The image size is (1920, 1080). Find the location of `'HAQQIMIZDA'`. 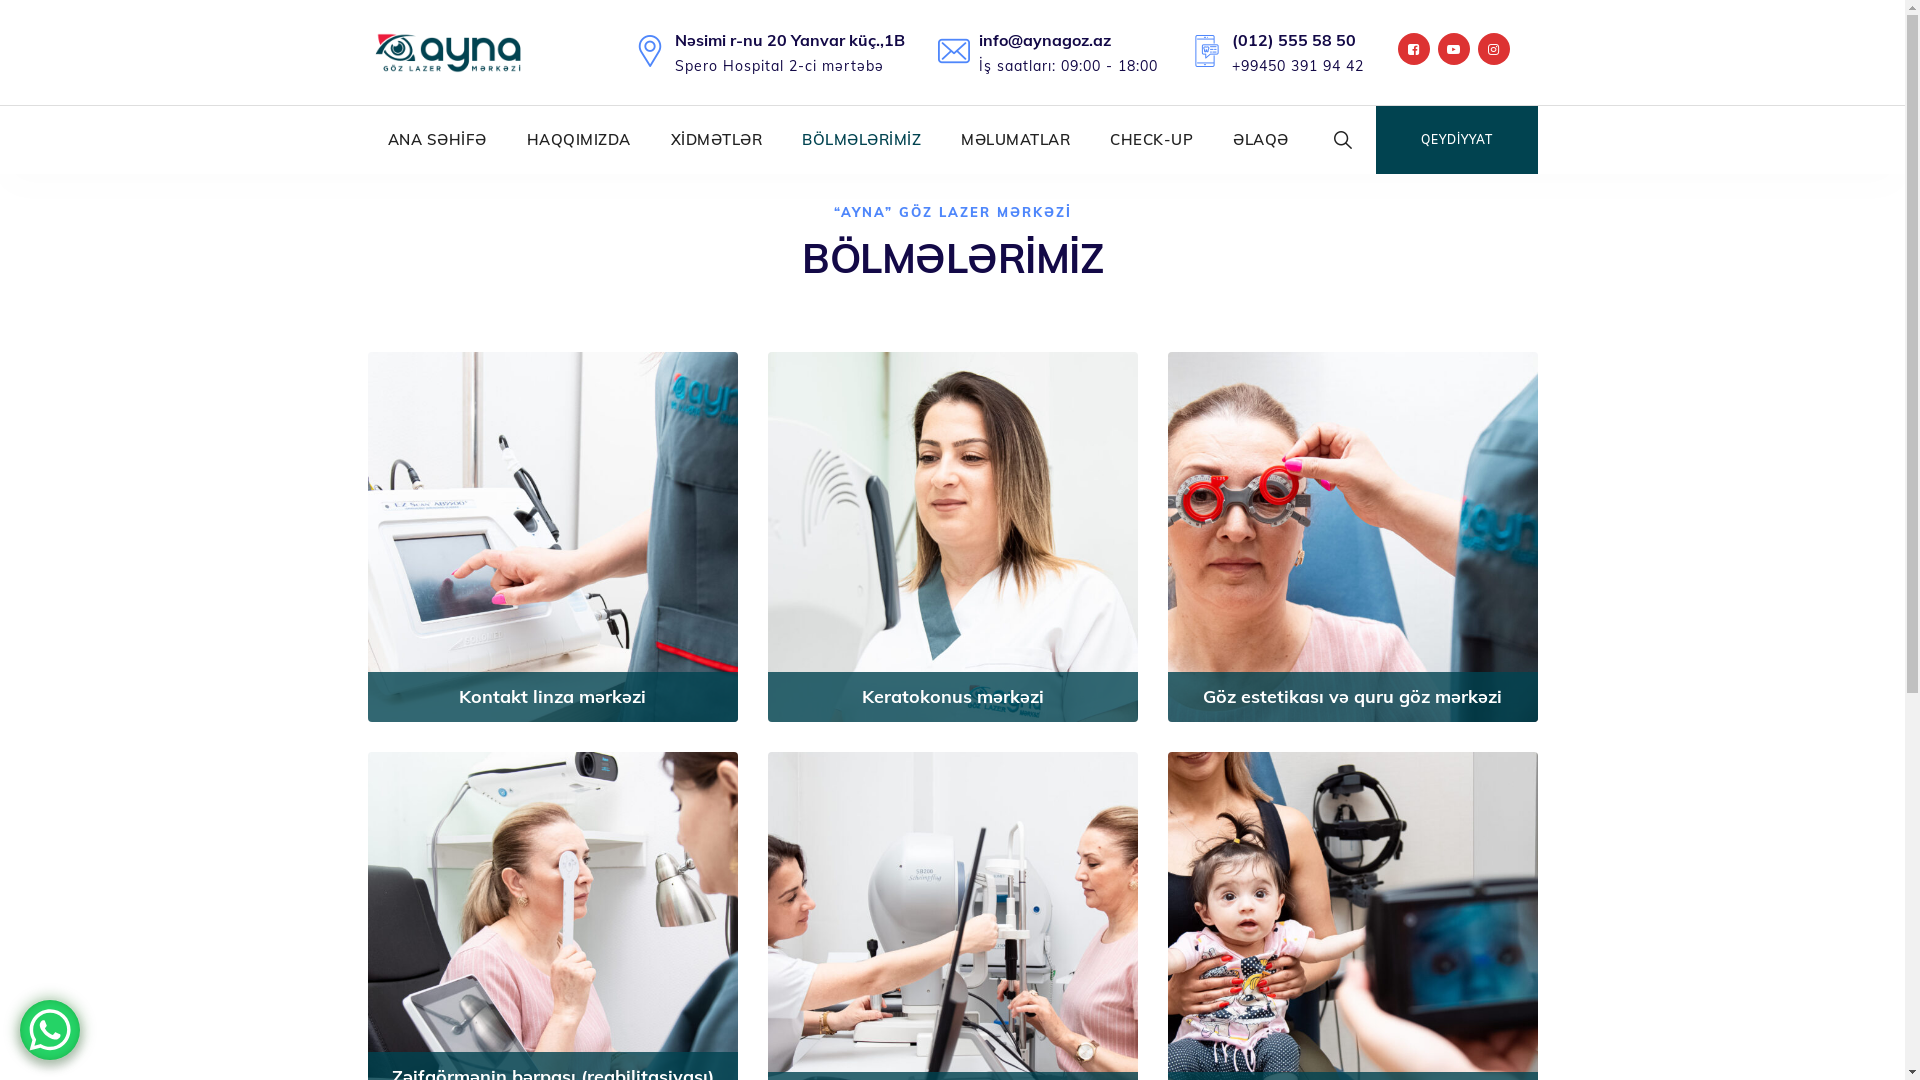

'HAQQIMIZDA' is located at coordinates (576, 138).